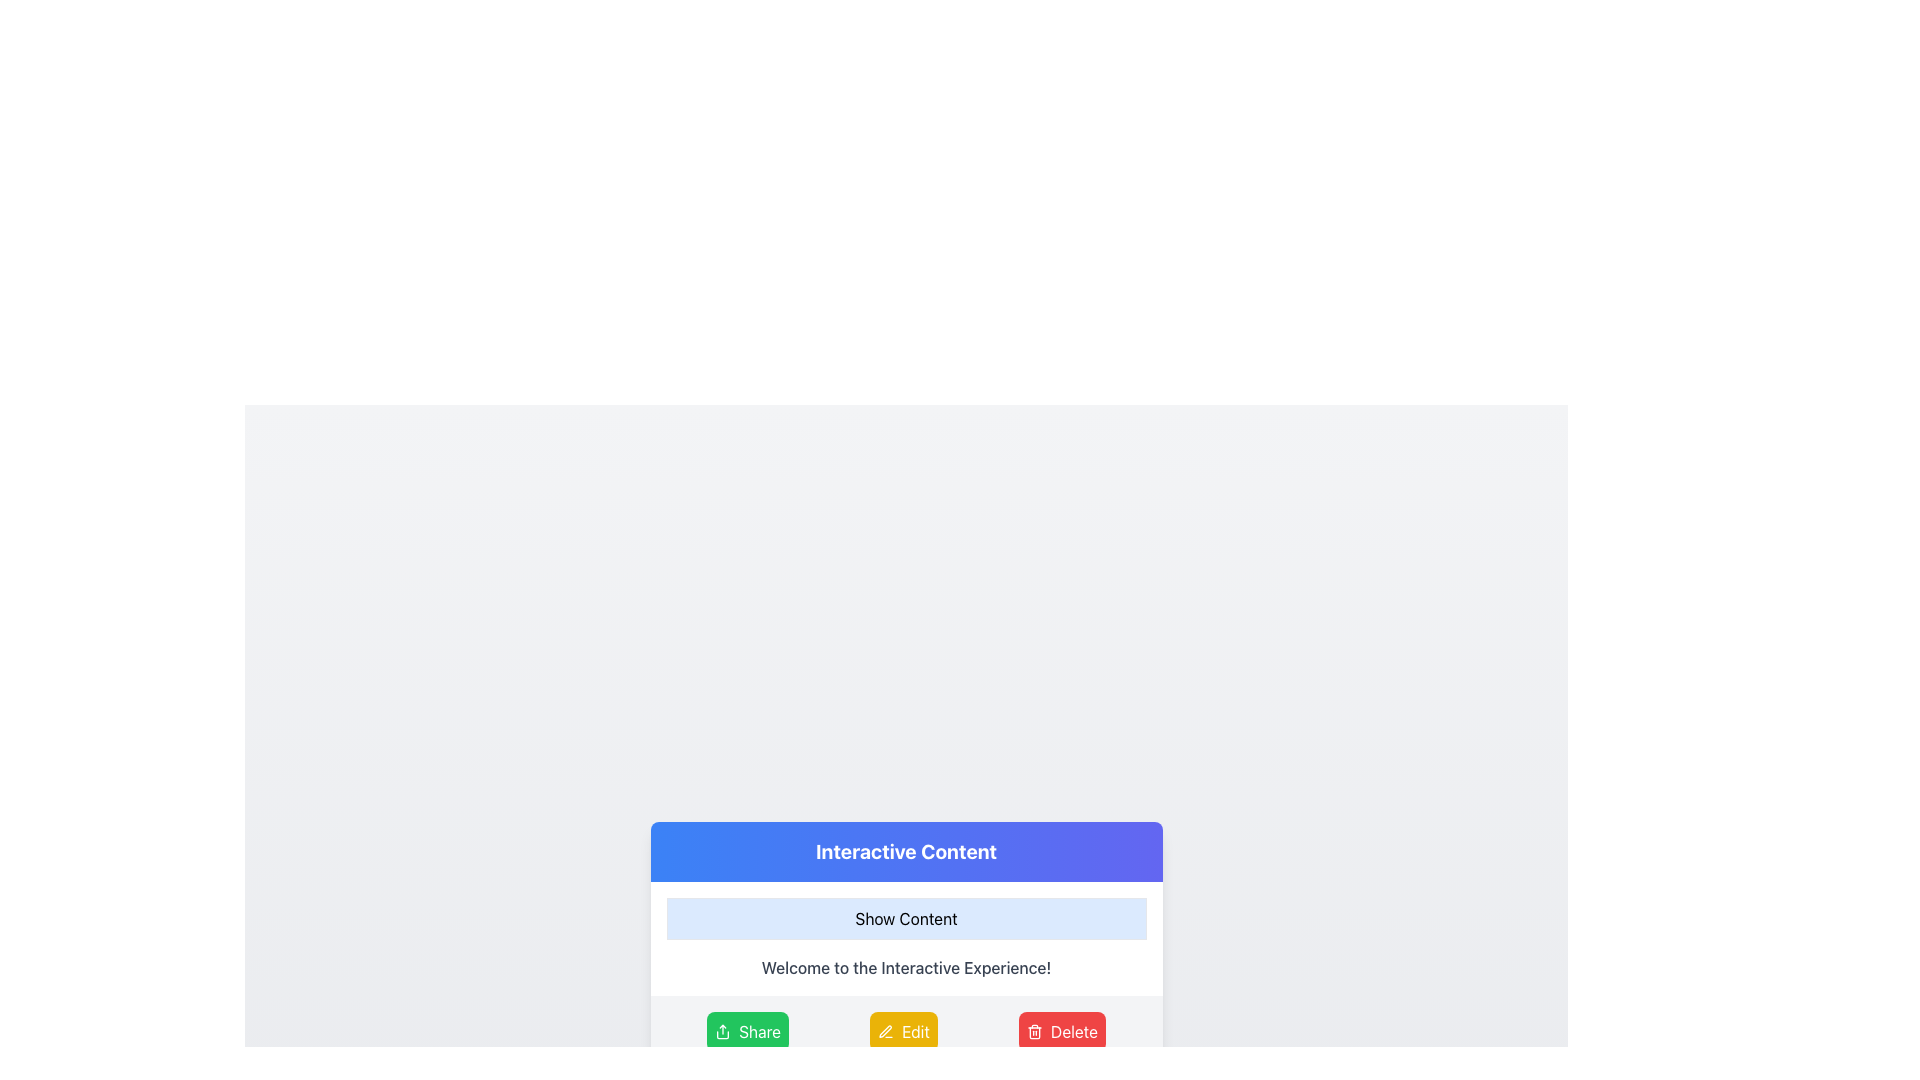 The image size is (1920, 1080). What do you see at coordinates (1061, 1032) in the screenshot?
I see `the 'Delete' button located at the bottom of the card interface, which is the third button to the right of the yellow 'Edit' button and the green 'Share' button` at bounding box center [1061, 1032].